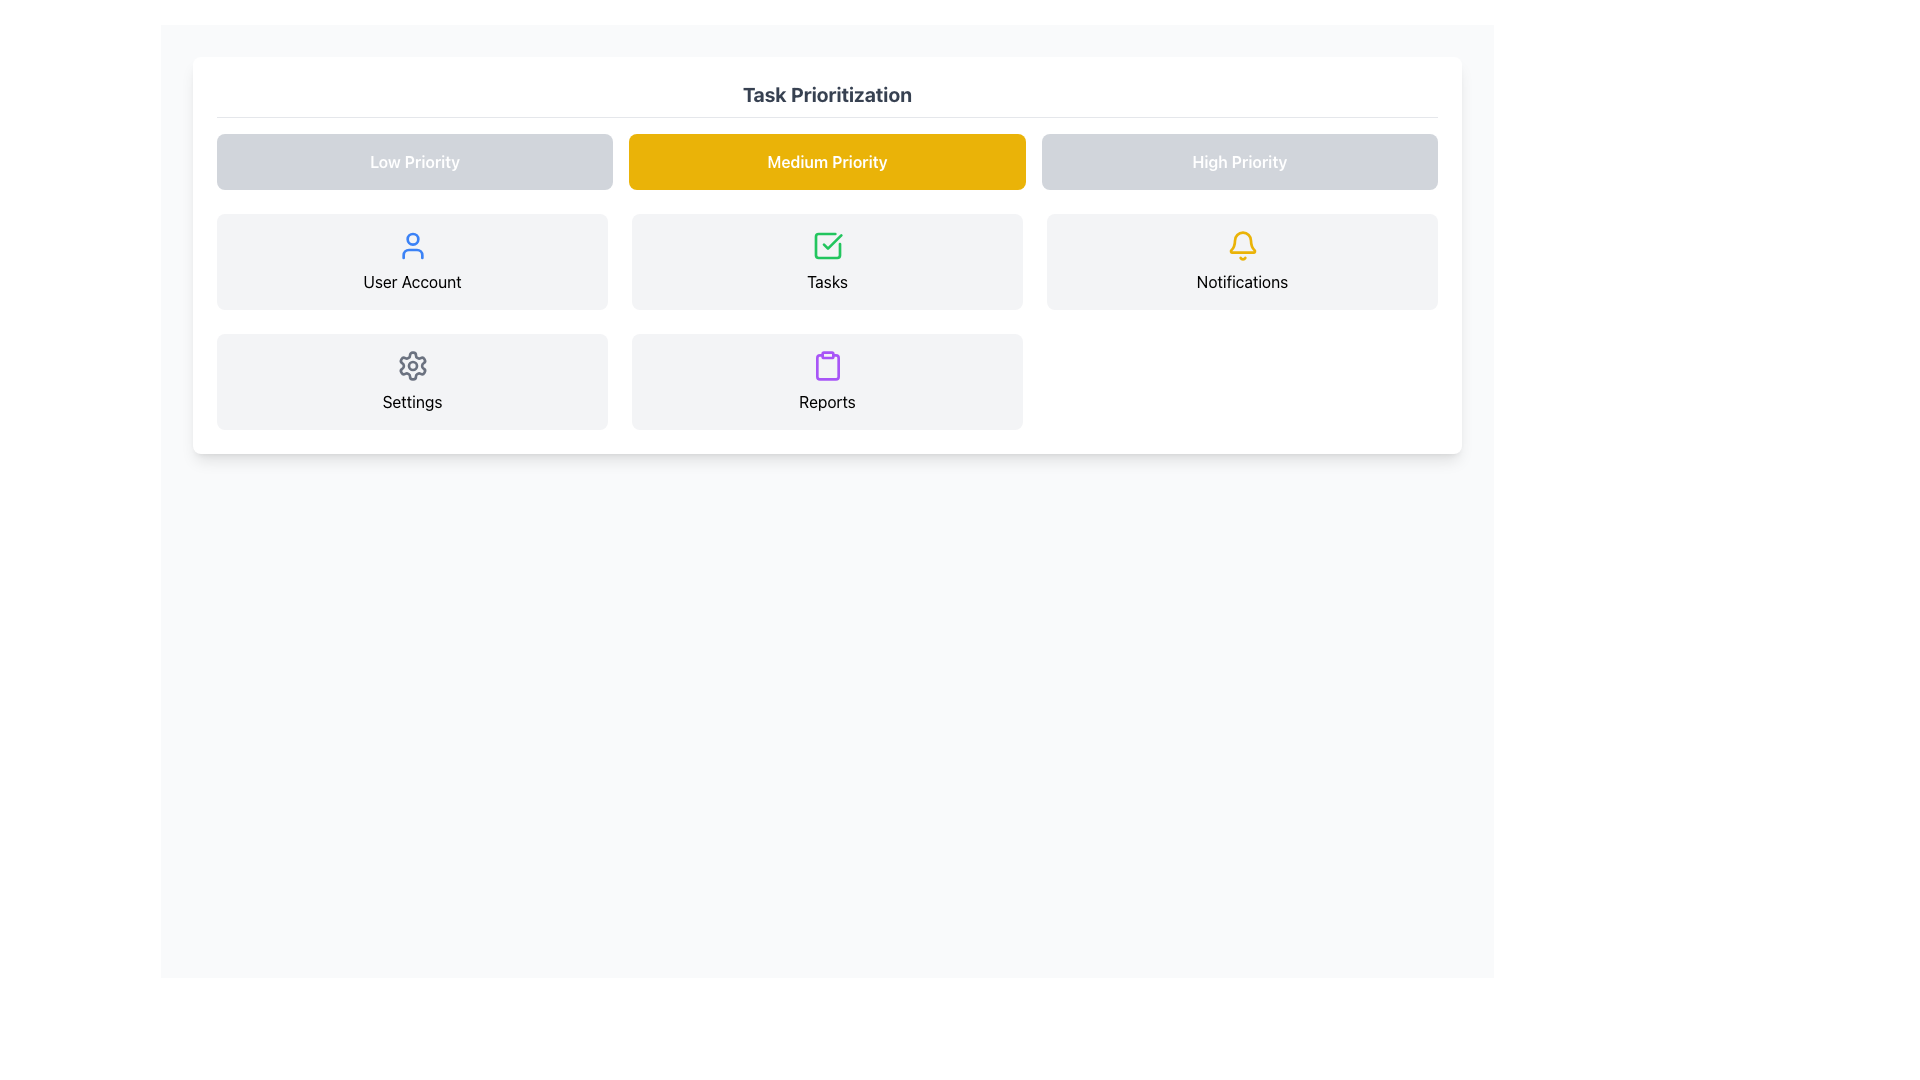 The width and height of the screenshot is (1920, 1080). I want to click on the 'Settings' icon located in the bottom-left section of the task prioritization grid interface, so click(411, 366).